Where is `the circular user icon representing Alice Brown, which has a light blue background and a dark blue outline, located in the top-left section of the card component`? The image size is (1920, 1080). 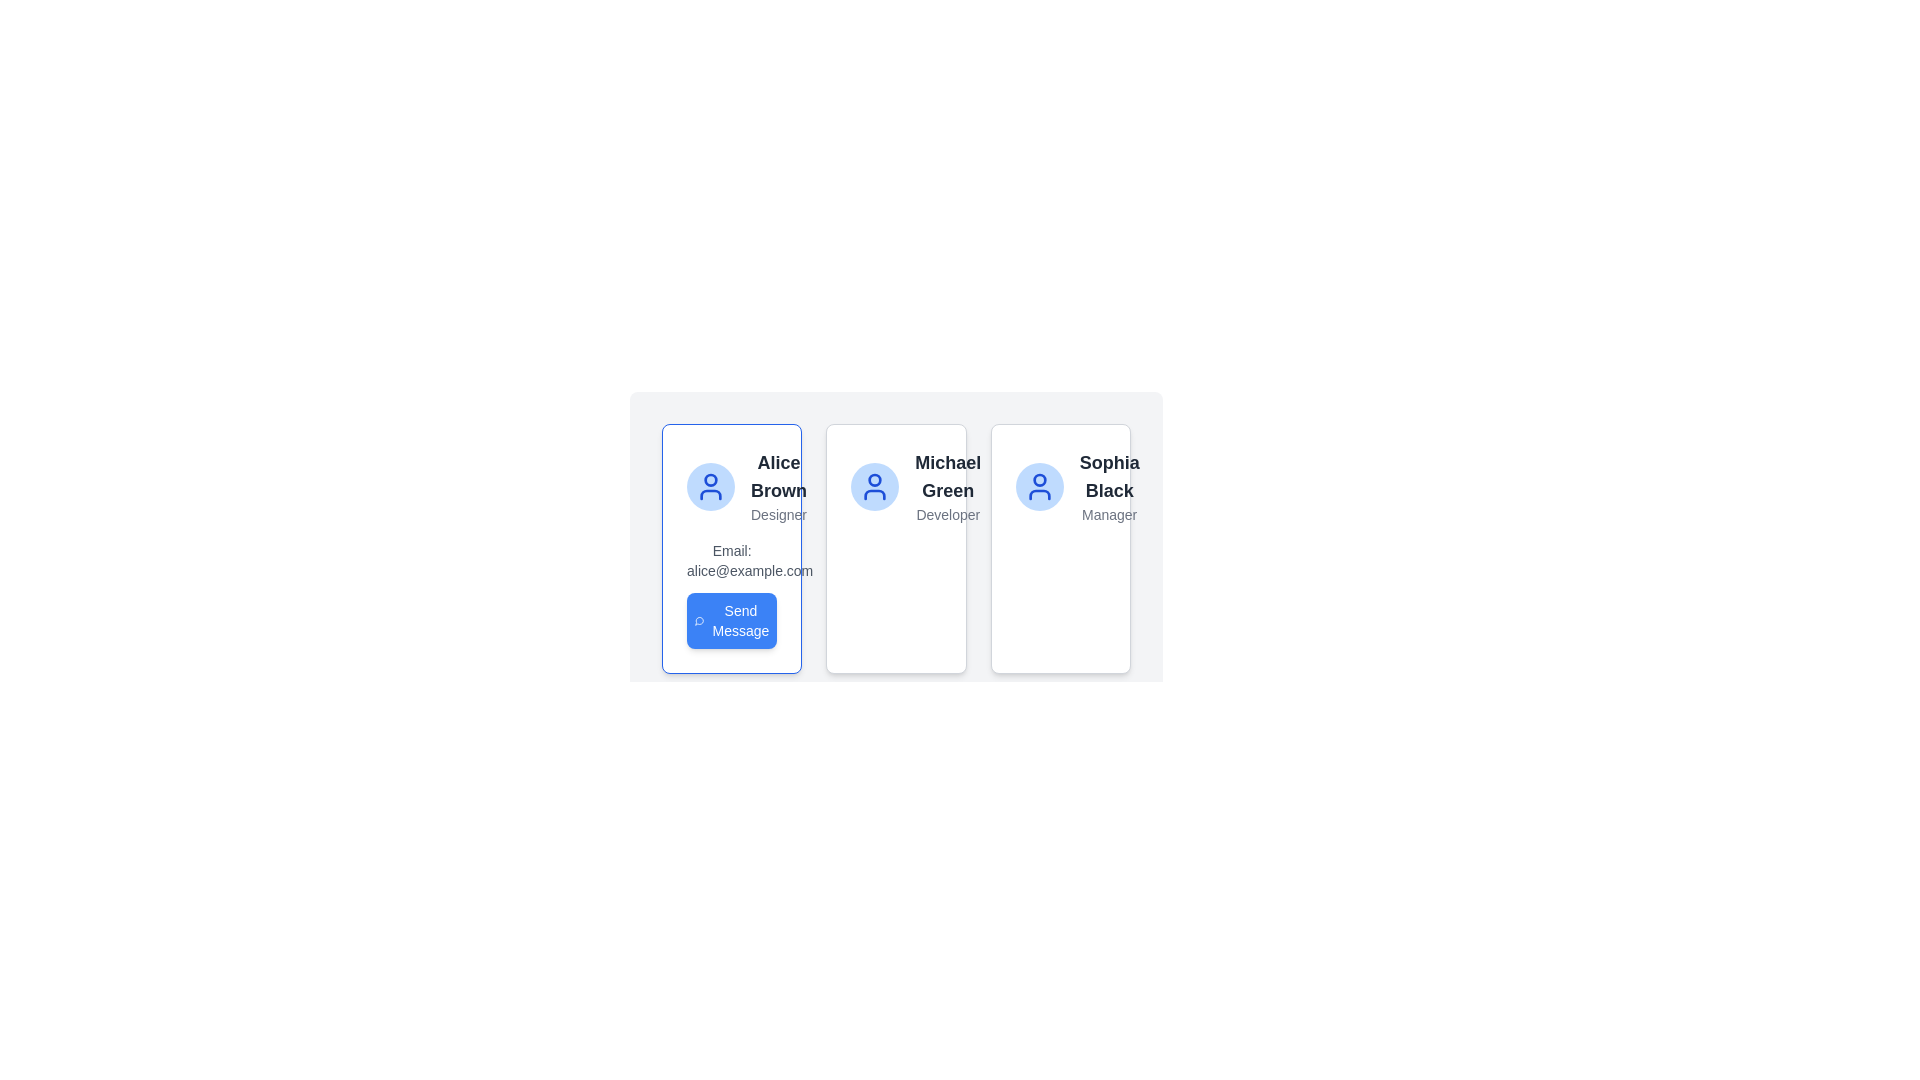 the circular user icon representing Alice Brown, which has a light blue background and a dark blue outline, located in the top-left section of the card component is located at coordinates (731, 486).